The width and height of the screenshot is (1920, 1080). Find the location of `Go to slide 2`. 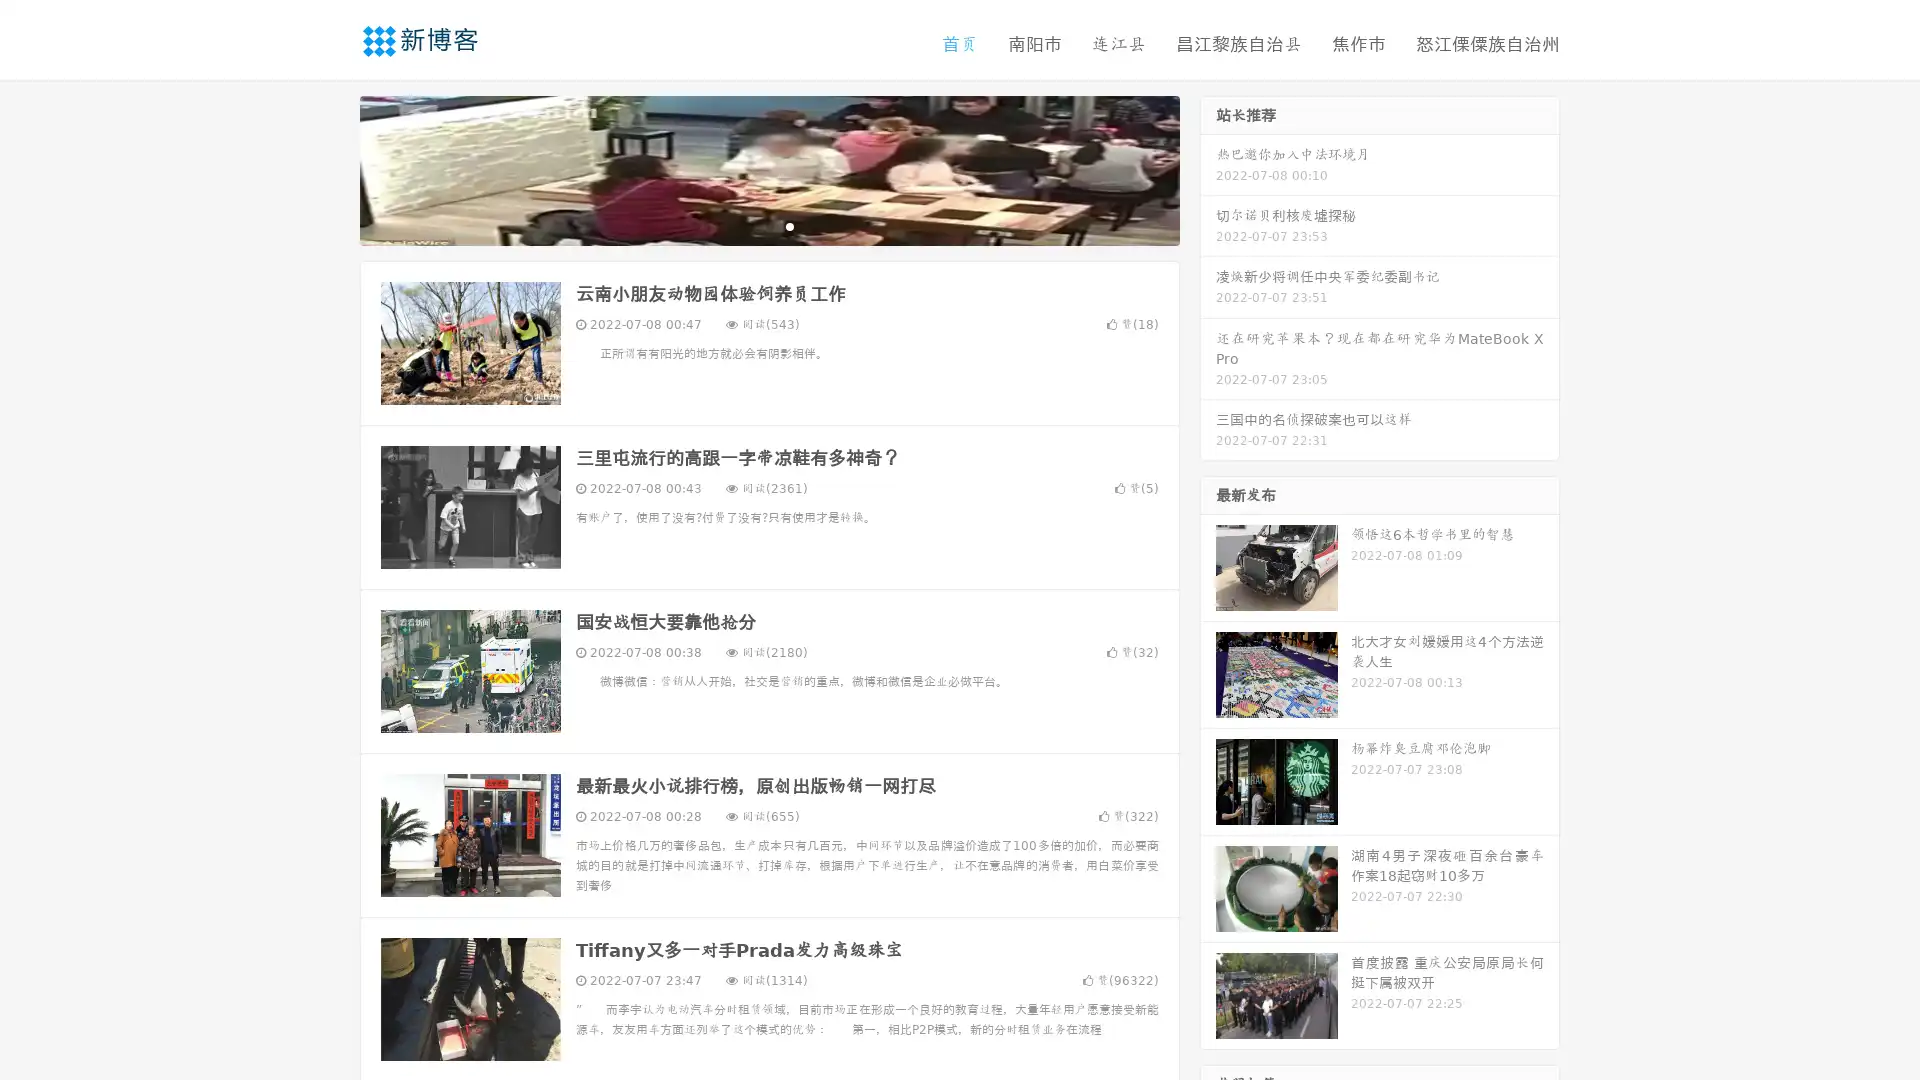

Go to slide 2 is located at coordinates (768, 225).